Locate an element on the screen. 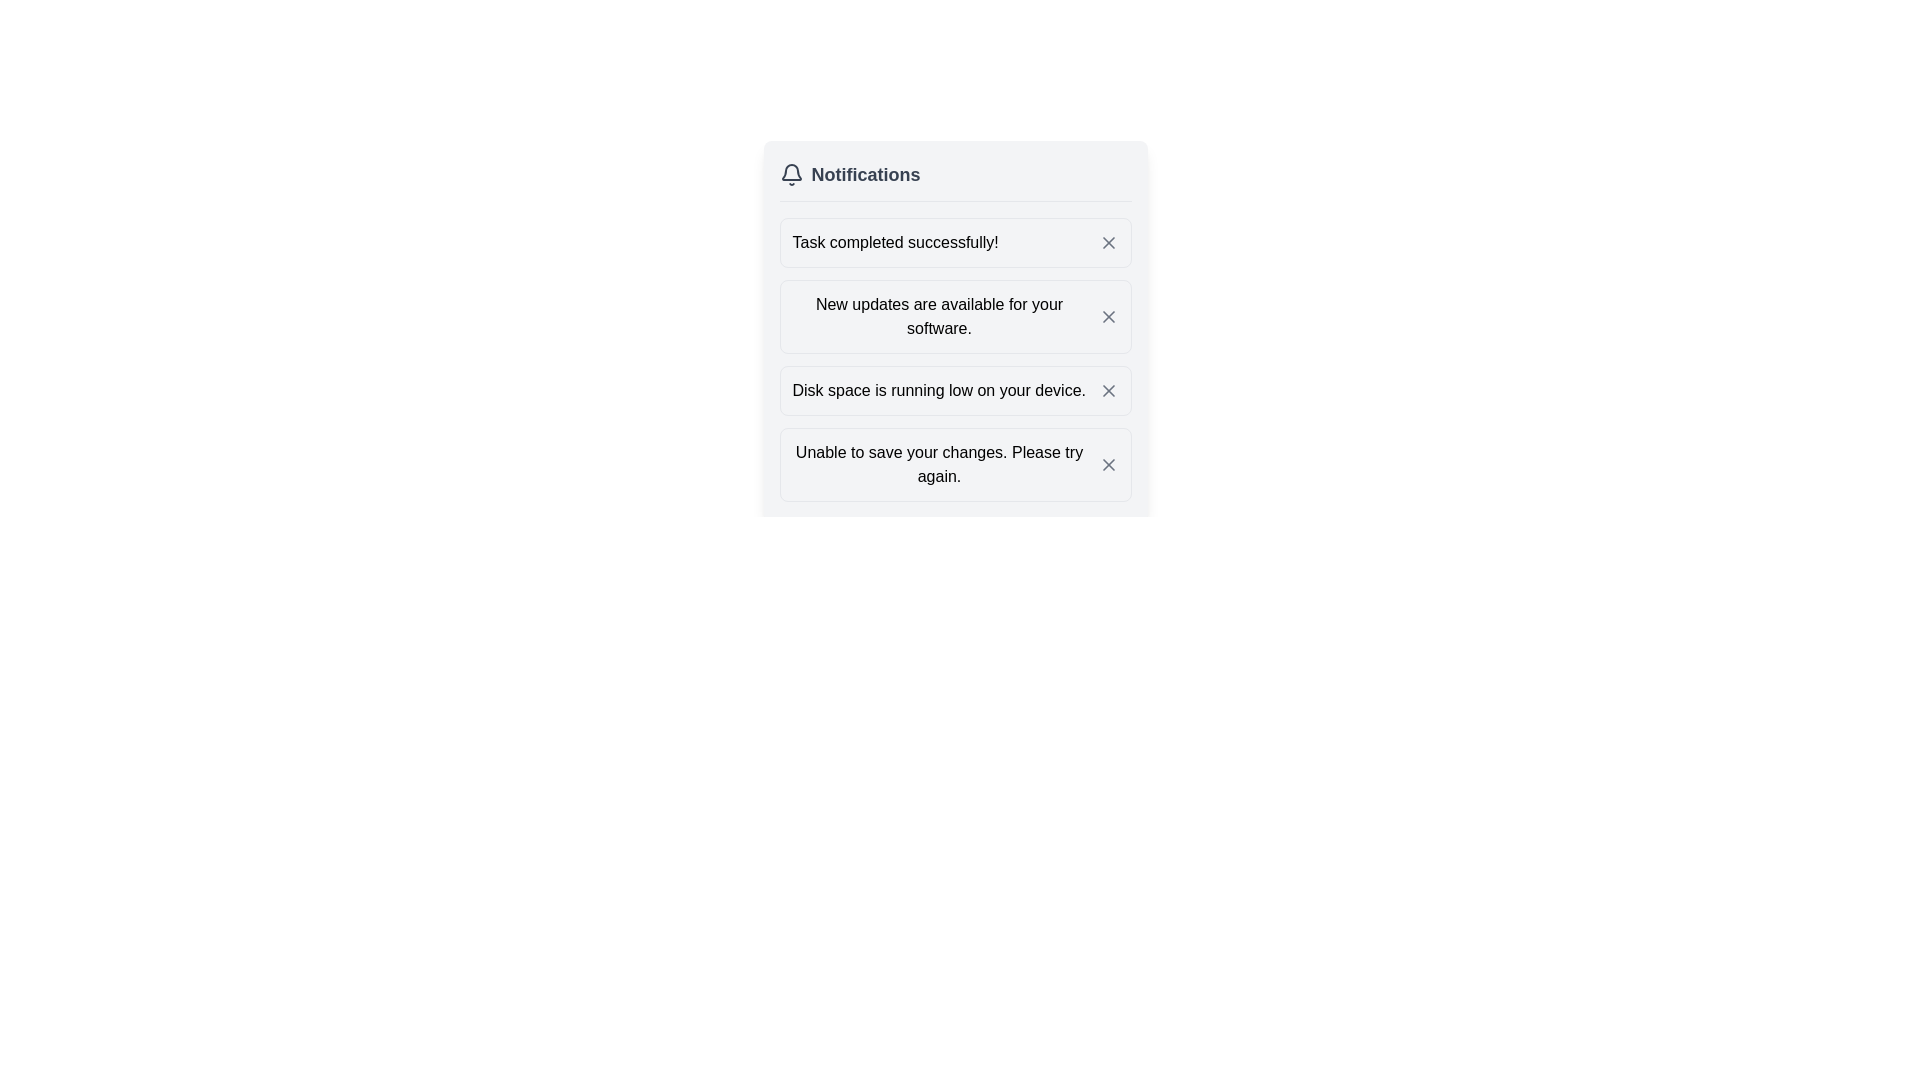 The height and width of the screenshot is (1080, 1920). header text label of the notifications panel, which is located to the right of a bell icon and serves to indicate the panel's purpose is located at coordinates (865, 173).